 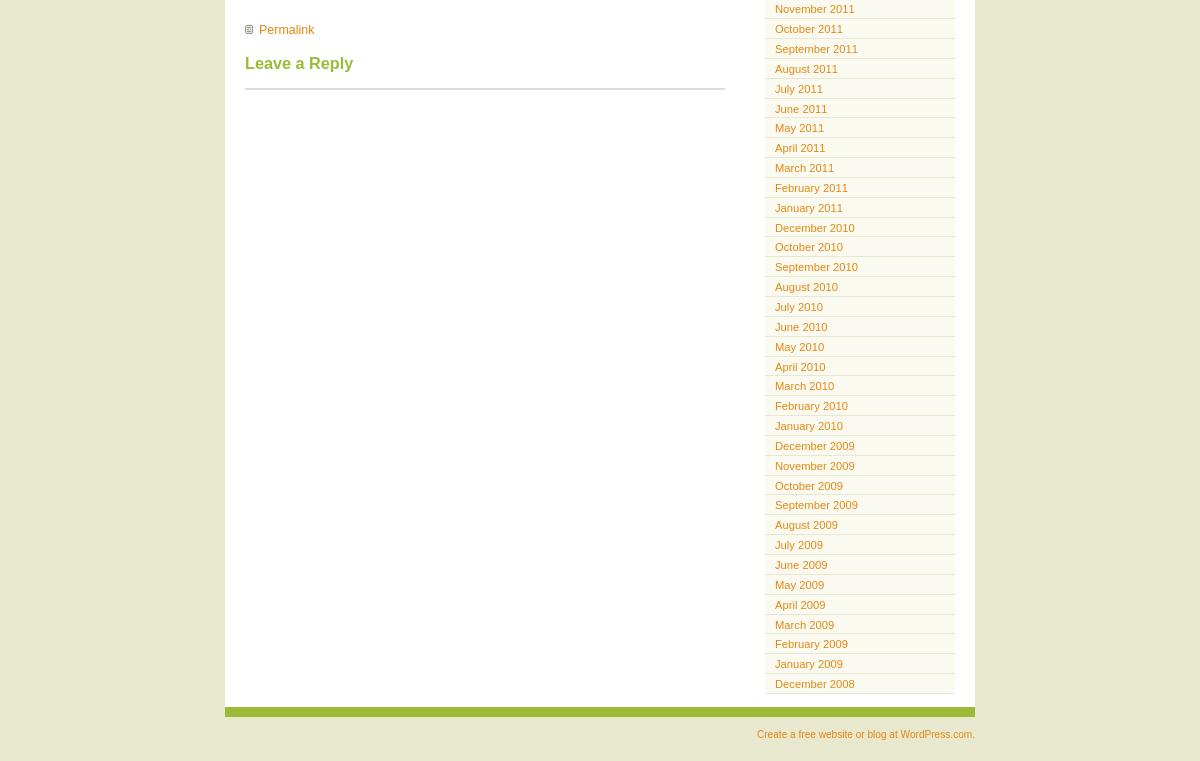 I want to click on 'April 2010', so click(x=799, y=364).